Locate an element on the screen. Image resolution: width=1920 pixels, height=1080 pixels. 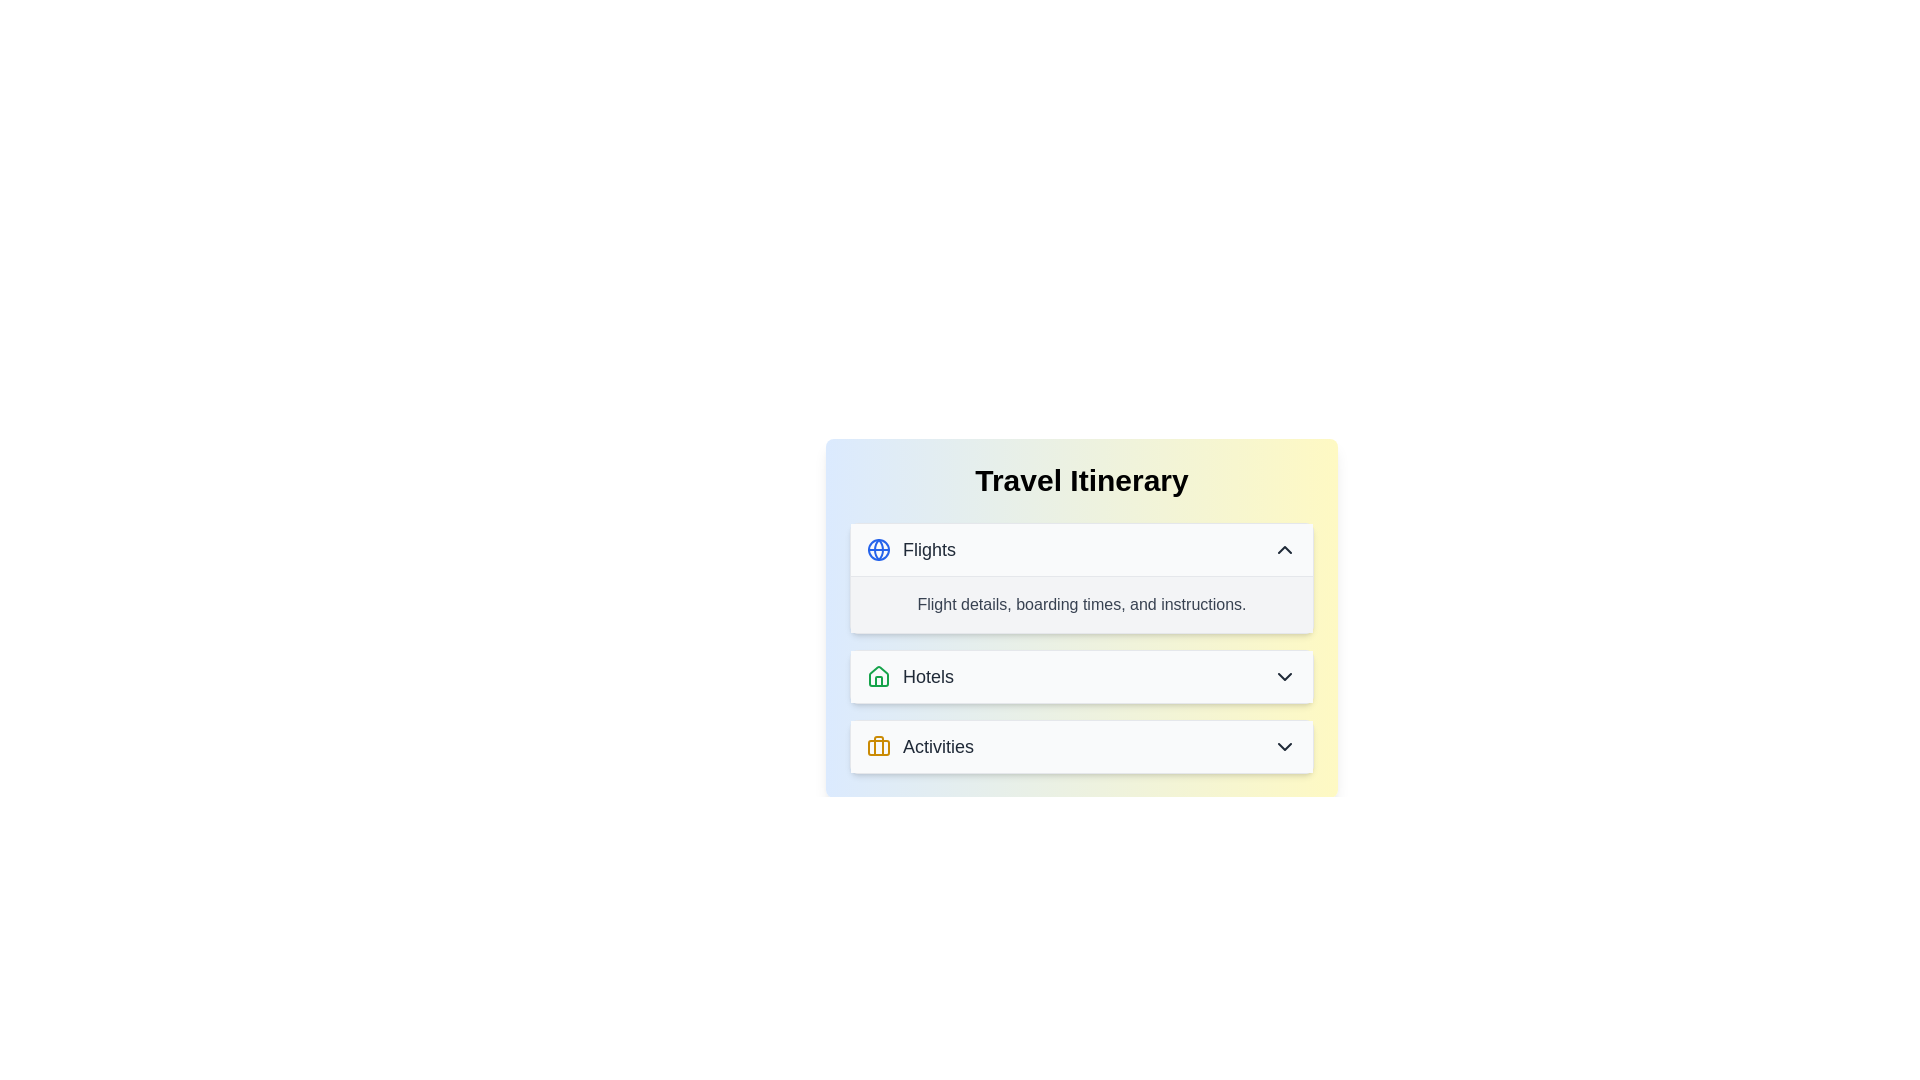
the informational text section under the 'Flights' header, which contains the text 'Flight details, boarding times, and instructions.' is located at coordinates (1080, 648).